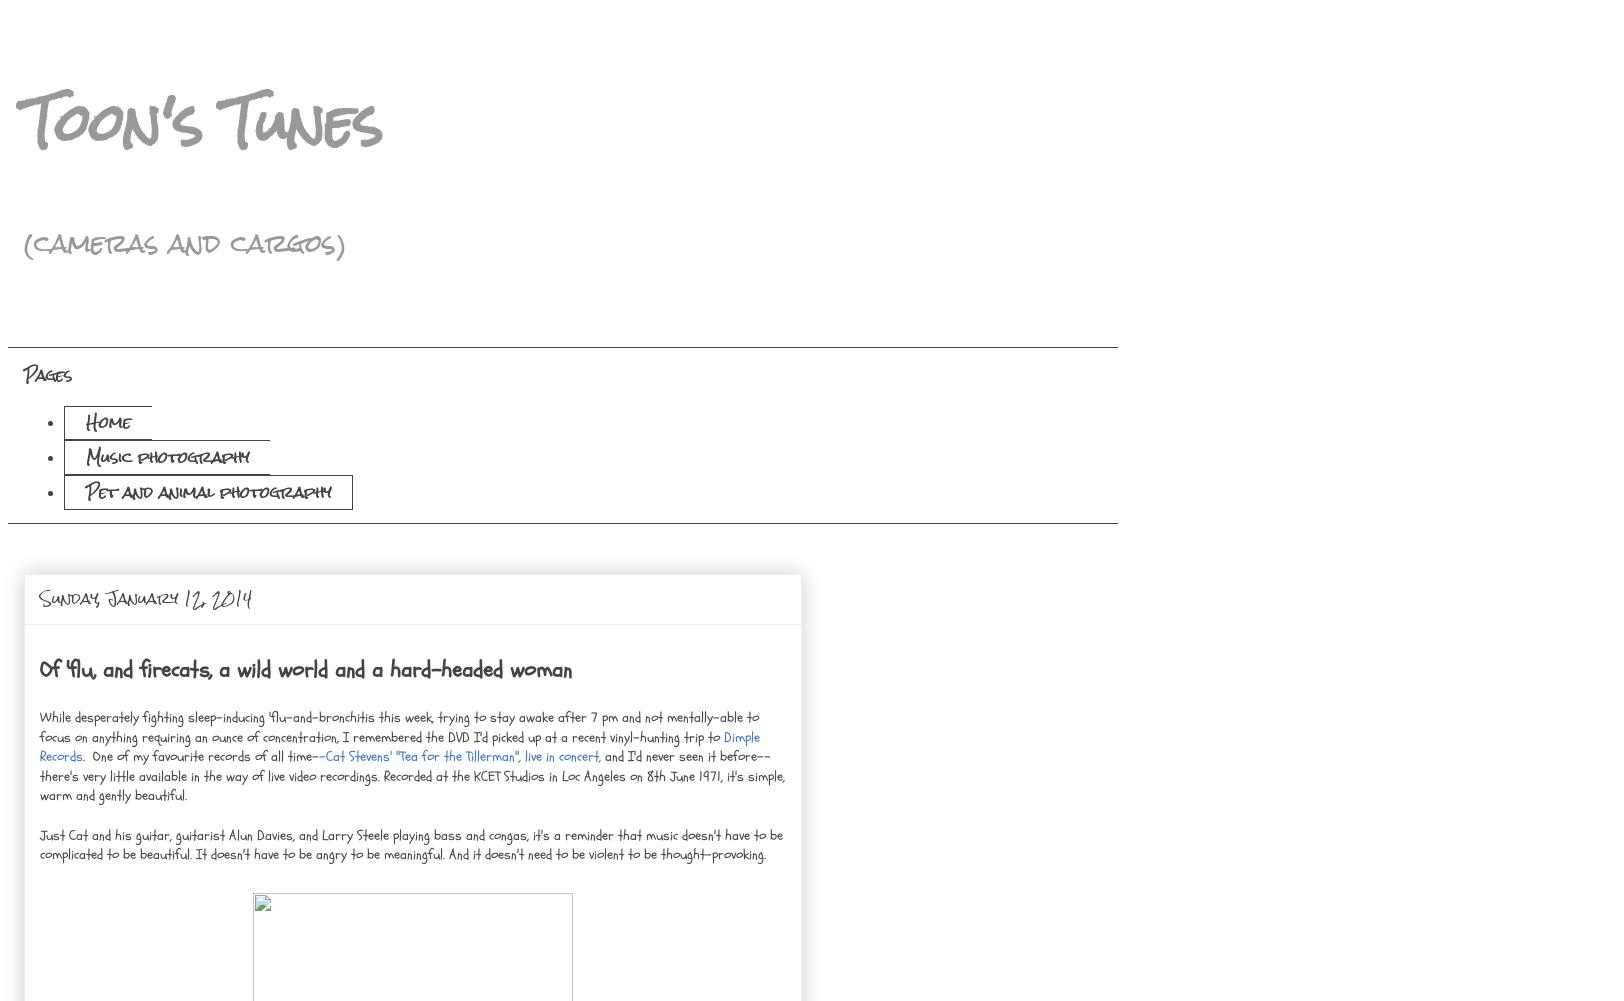  Describe the element at coordinates (145, 597) in the screenshot. I see `'Sunday, January 12, 2014'` at that location.